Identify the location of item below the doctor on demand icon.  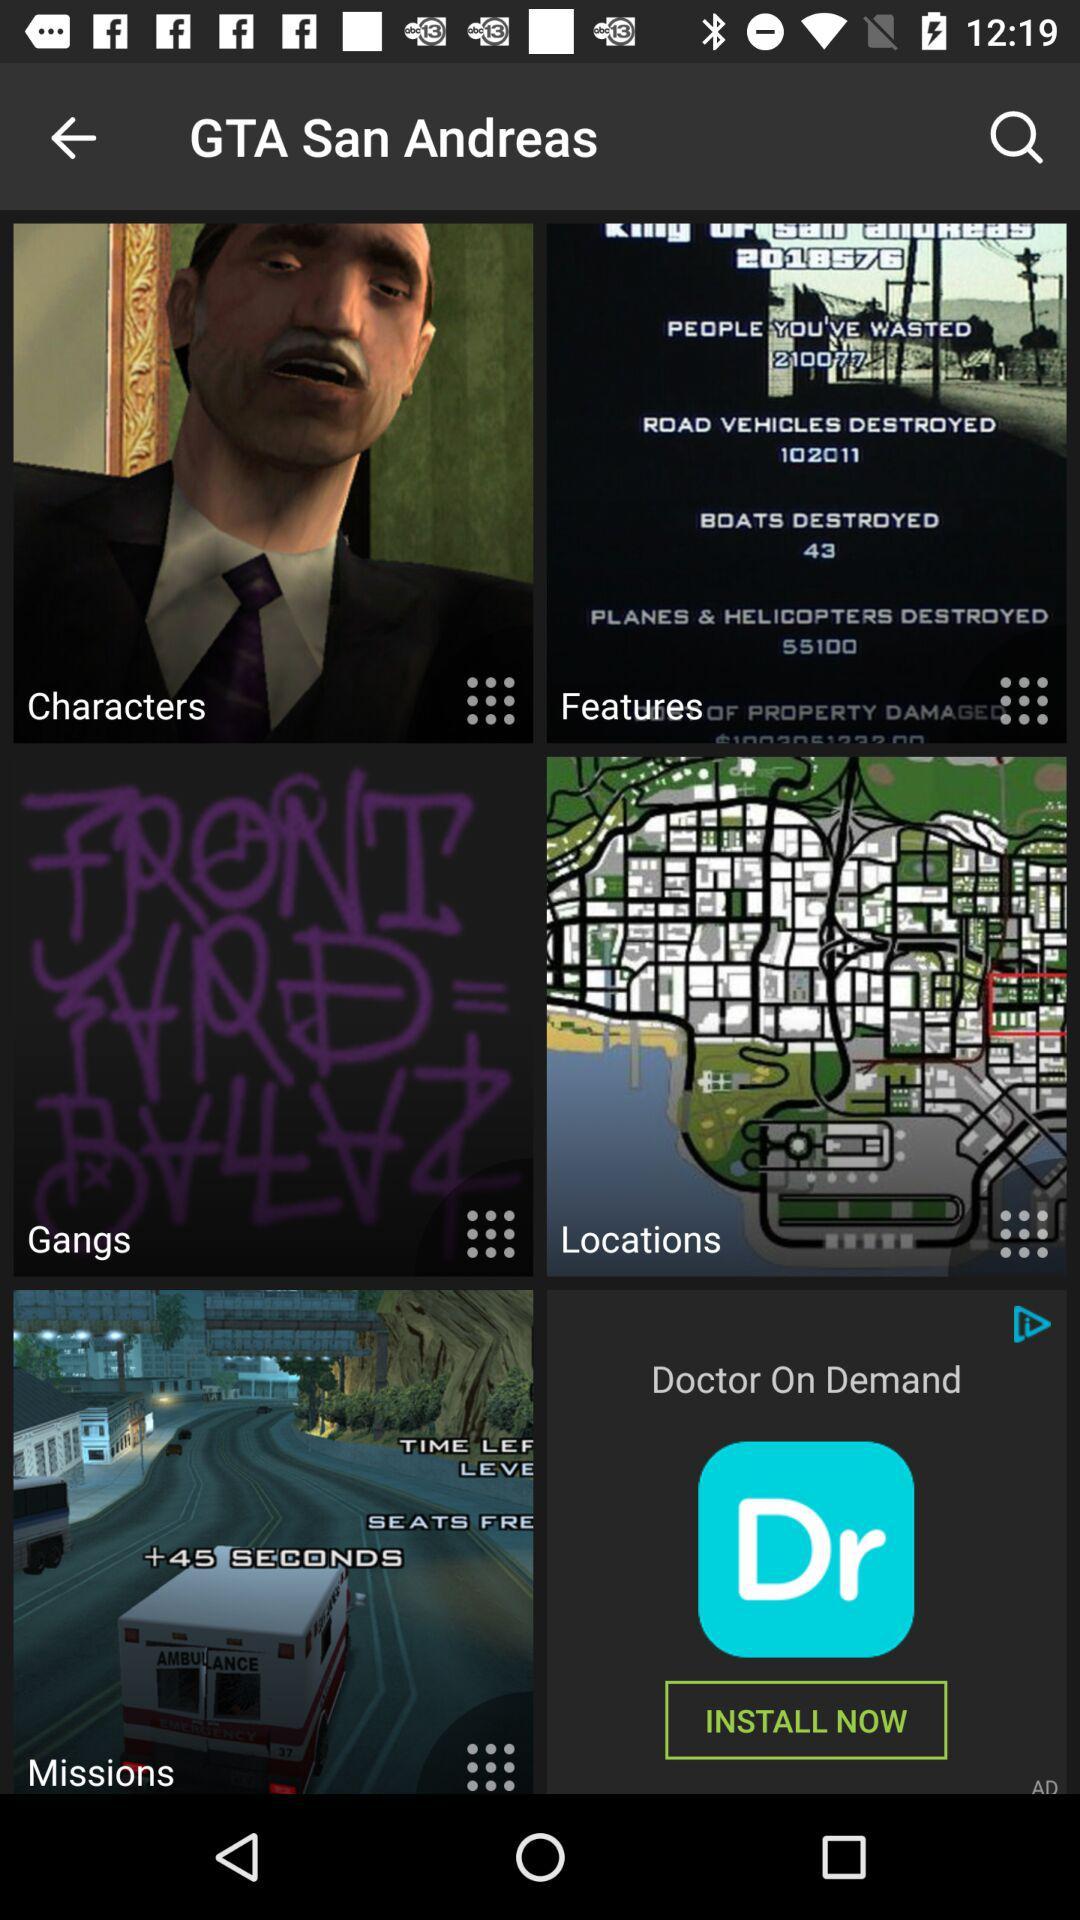
(805, 1548).